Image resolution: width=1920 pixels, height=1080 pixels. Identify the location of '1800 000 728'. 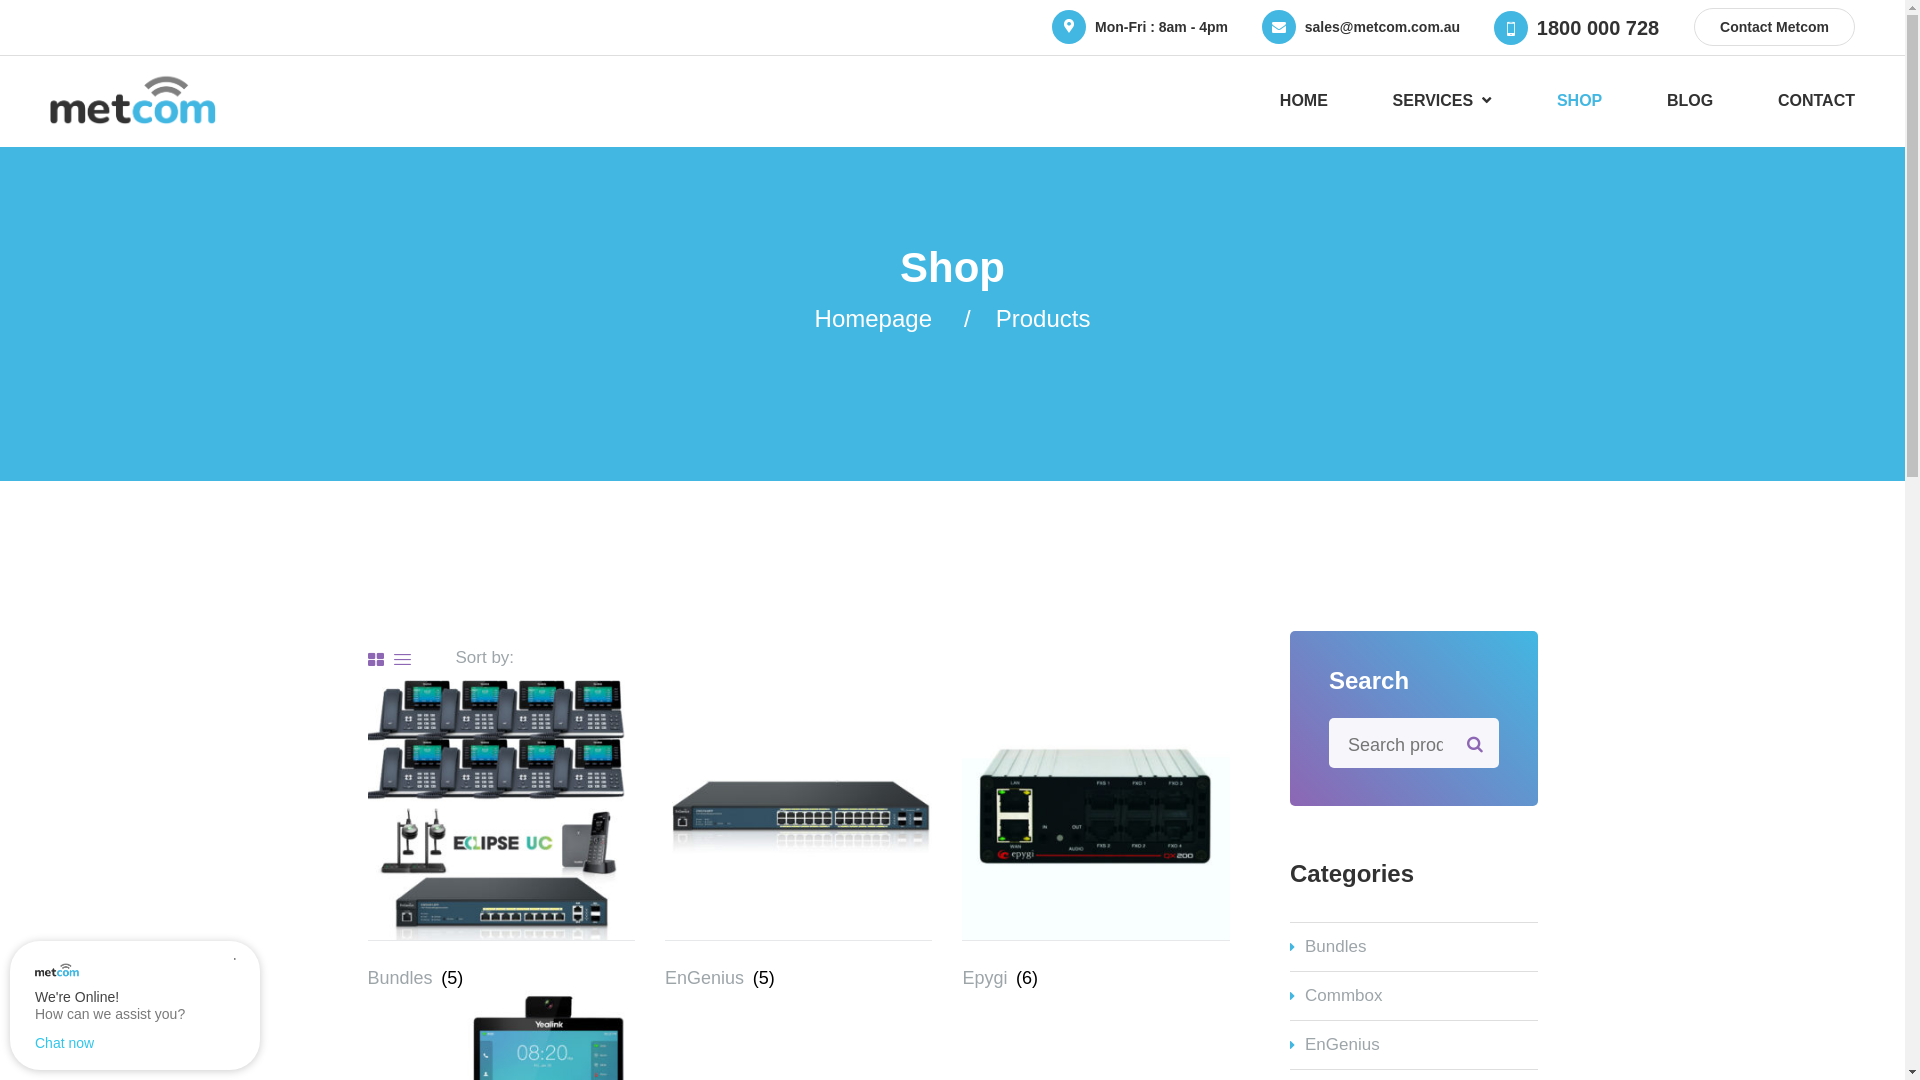
(1597, 27).